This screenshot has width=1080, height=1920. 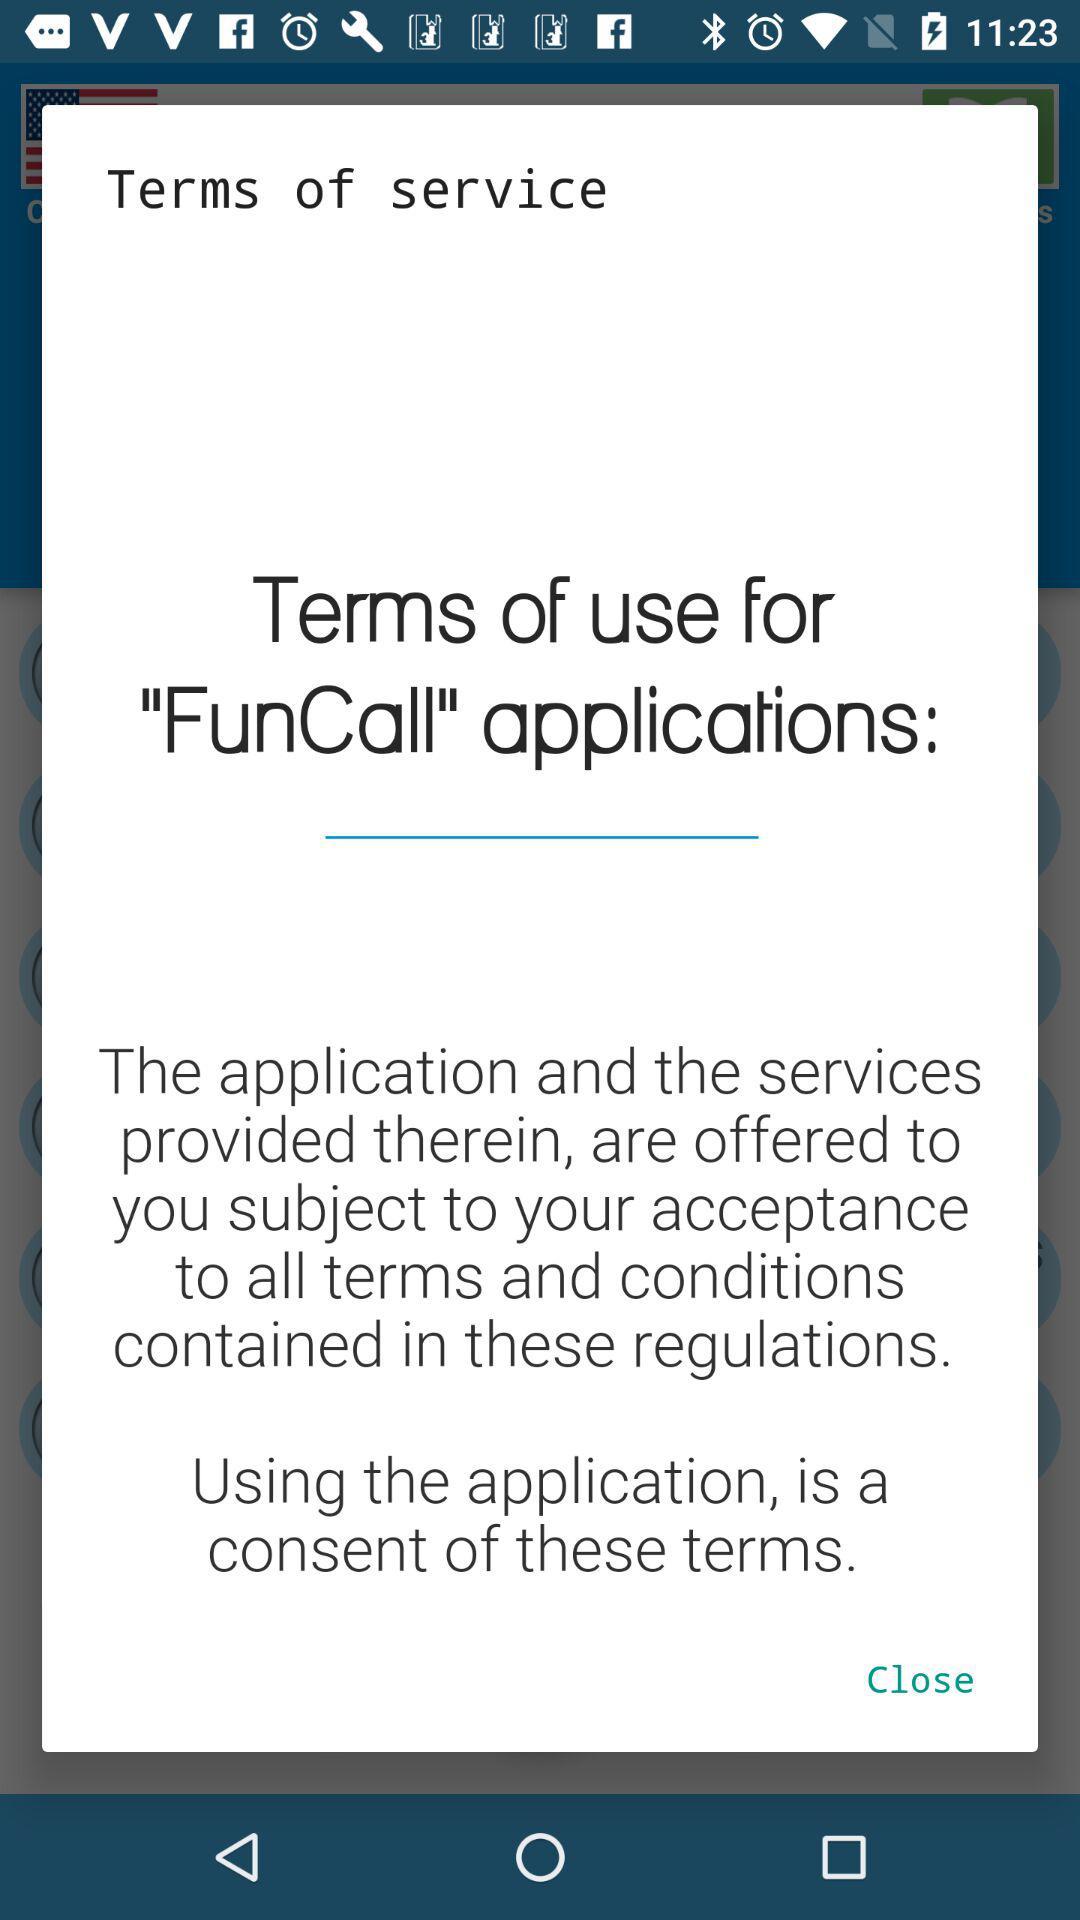 I want to click on close item, so click(x=920, y=1678).